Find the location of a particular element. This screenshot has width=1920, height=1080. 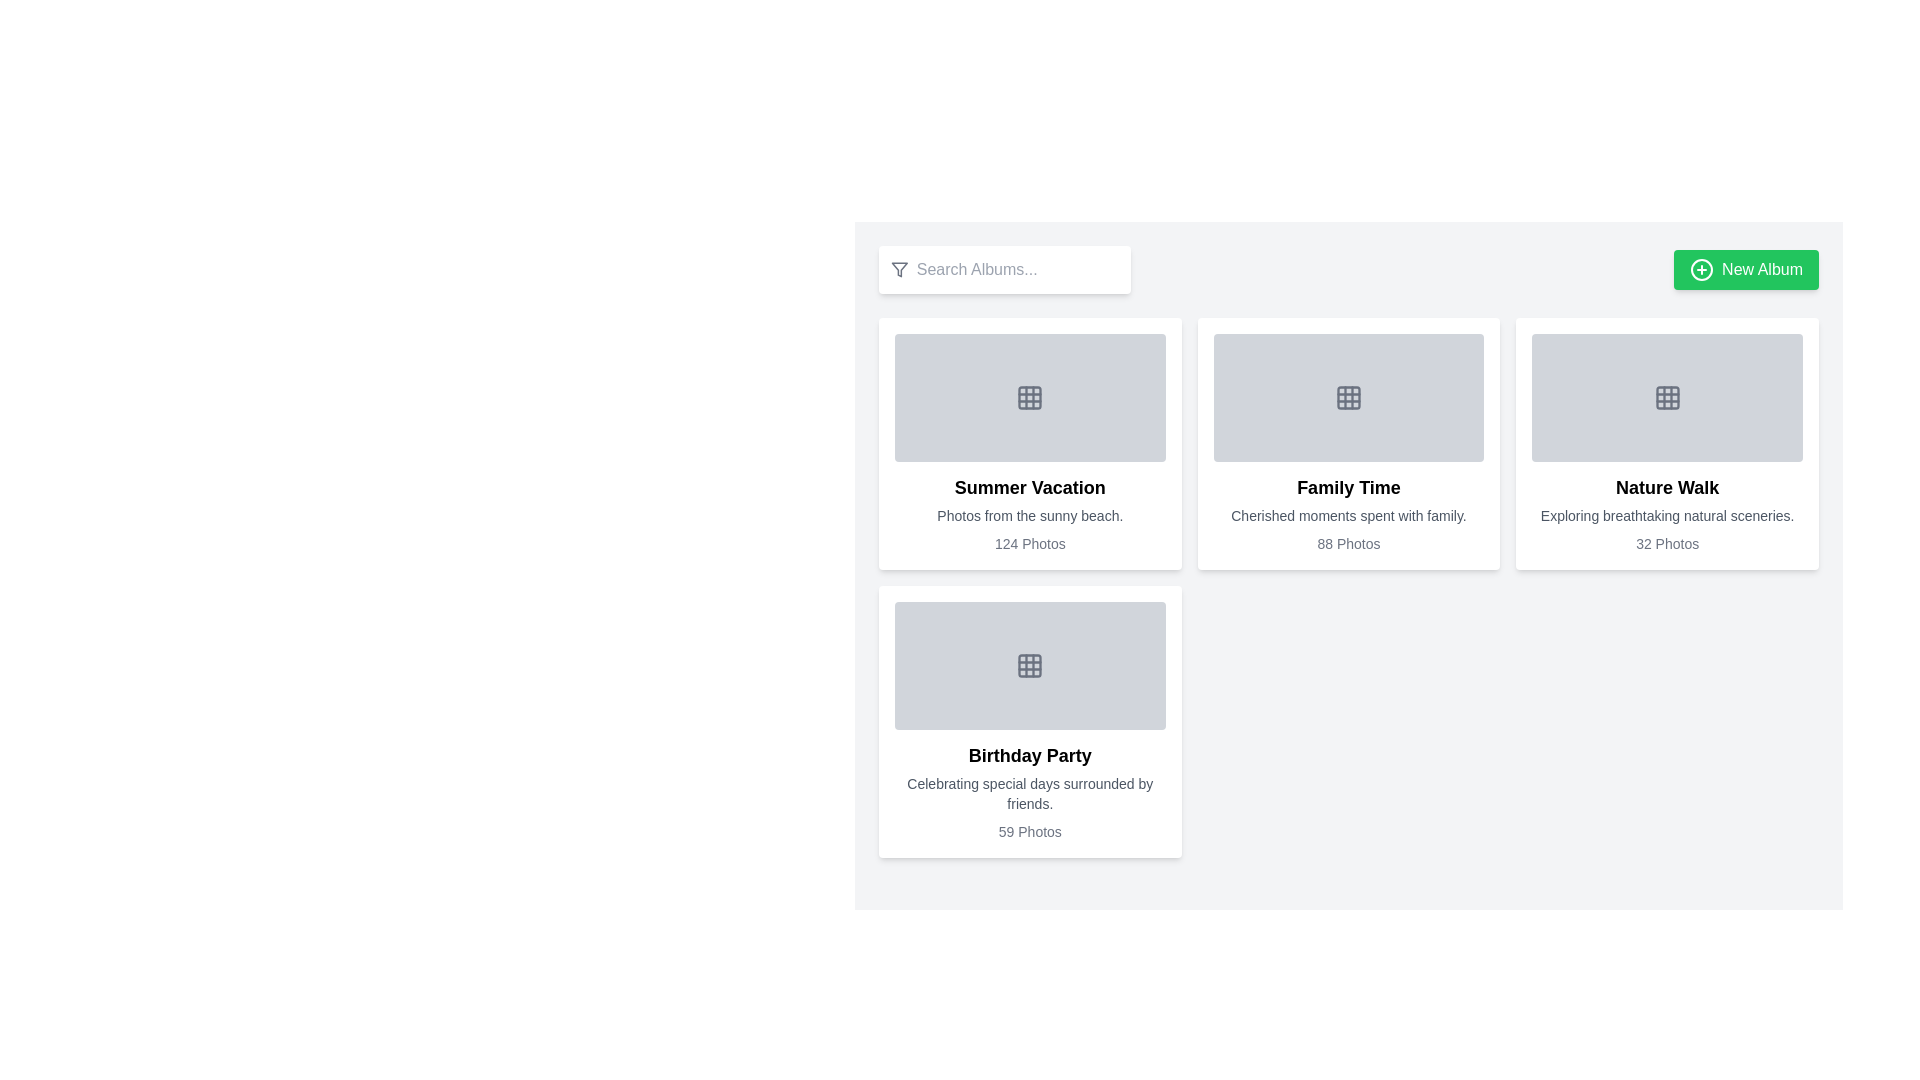

the Text block that describes the 'Nature Walk' photo album, which is positioned below the title and above the '32 Photos' label is located at coordinates (1667, 515).